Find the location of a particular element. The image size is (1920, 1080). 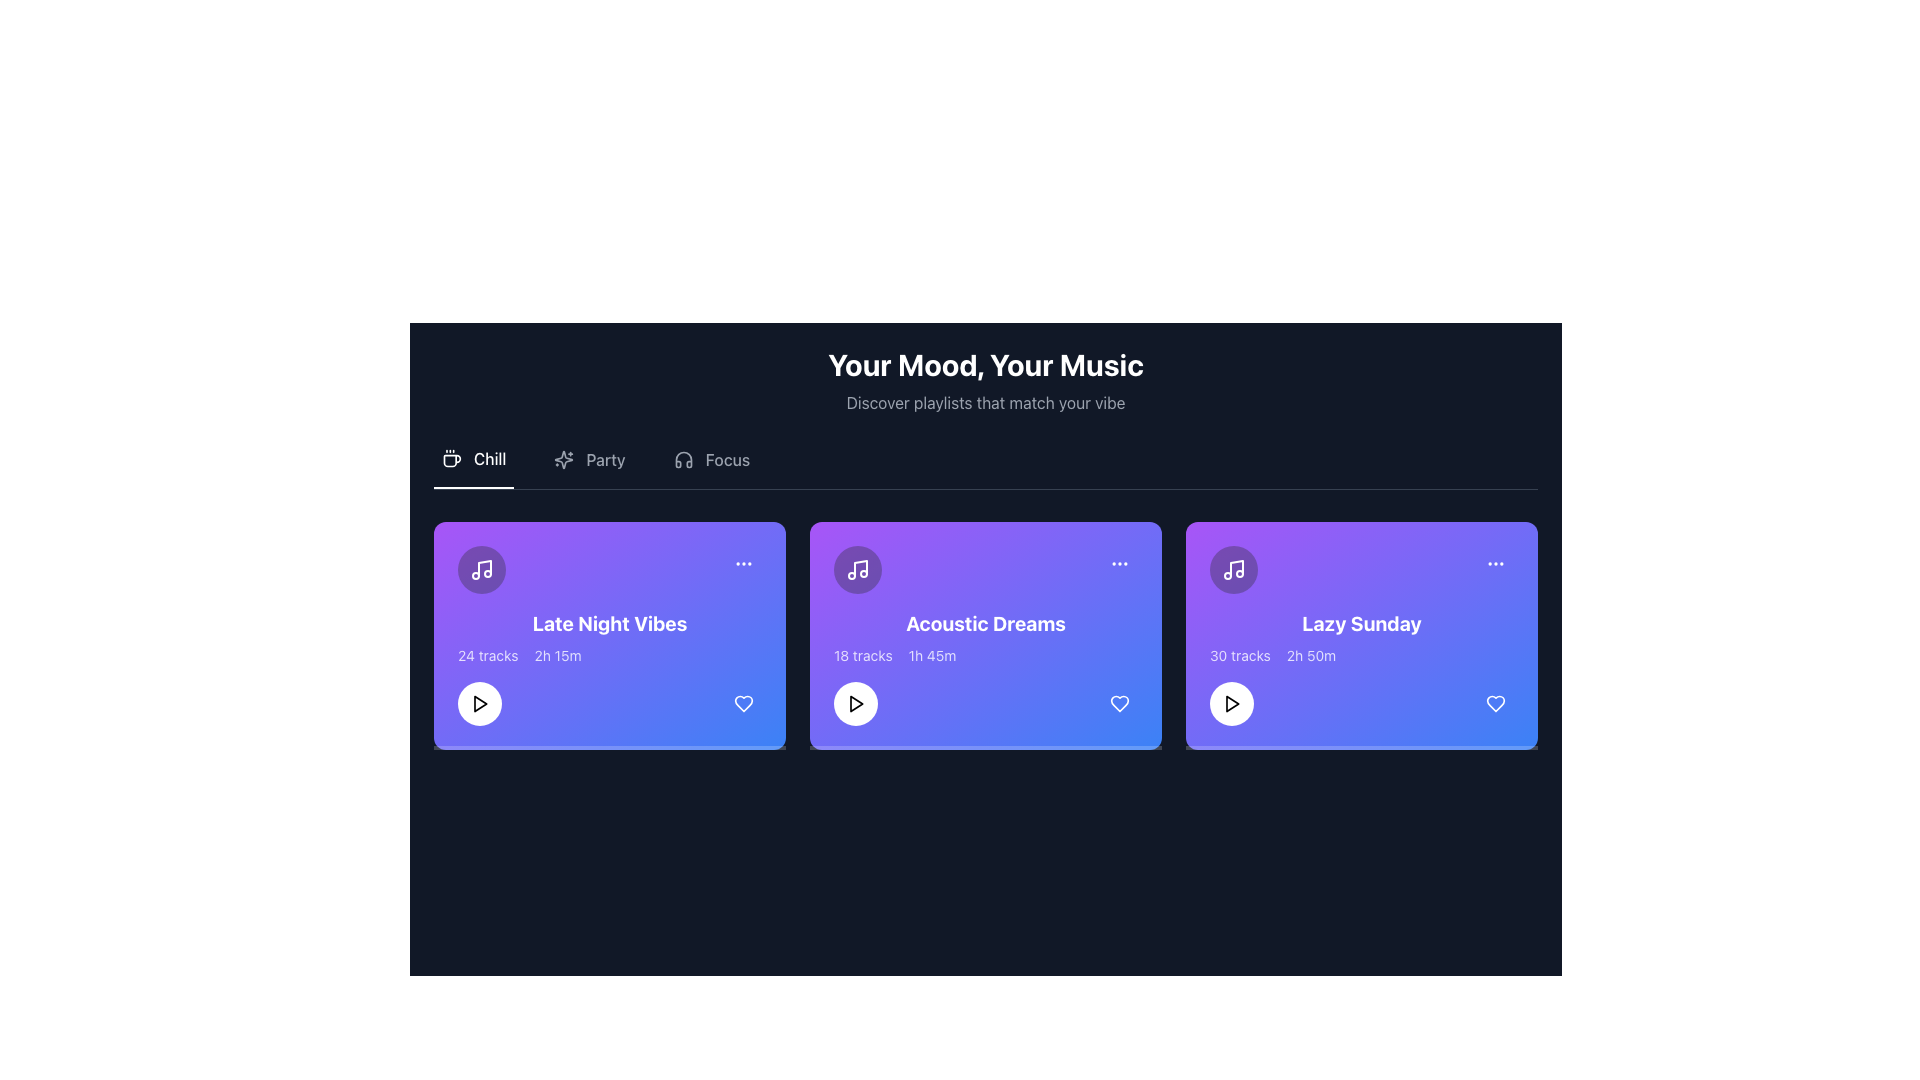

the 'Chill' navigation button located on the leftmost side of the row is located at coordinates (473, 467).